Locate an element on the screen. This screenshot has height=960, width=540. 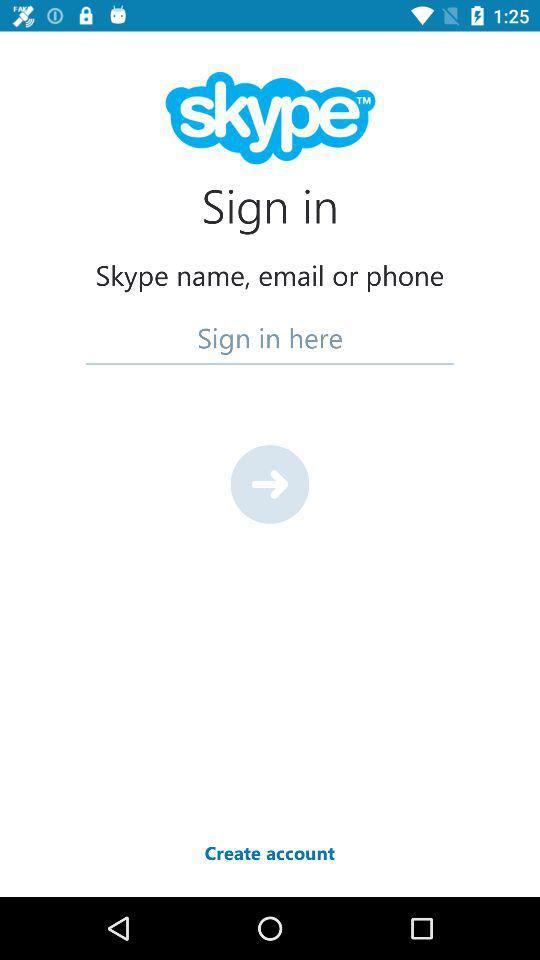
the item above create account icon is located at coordinates (270, 483).